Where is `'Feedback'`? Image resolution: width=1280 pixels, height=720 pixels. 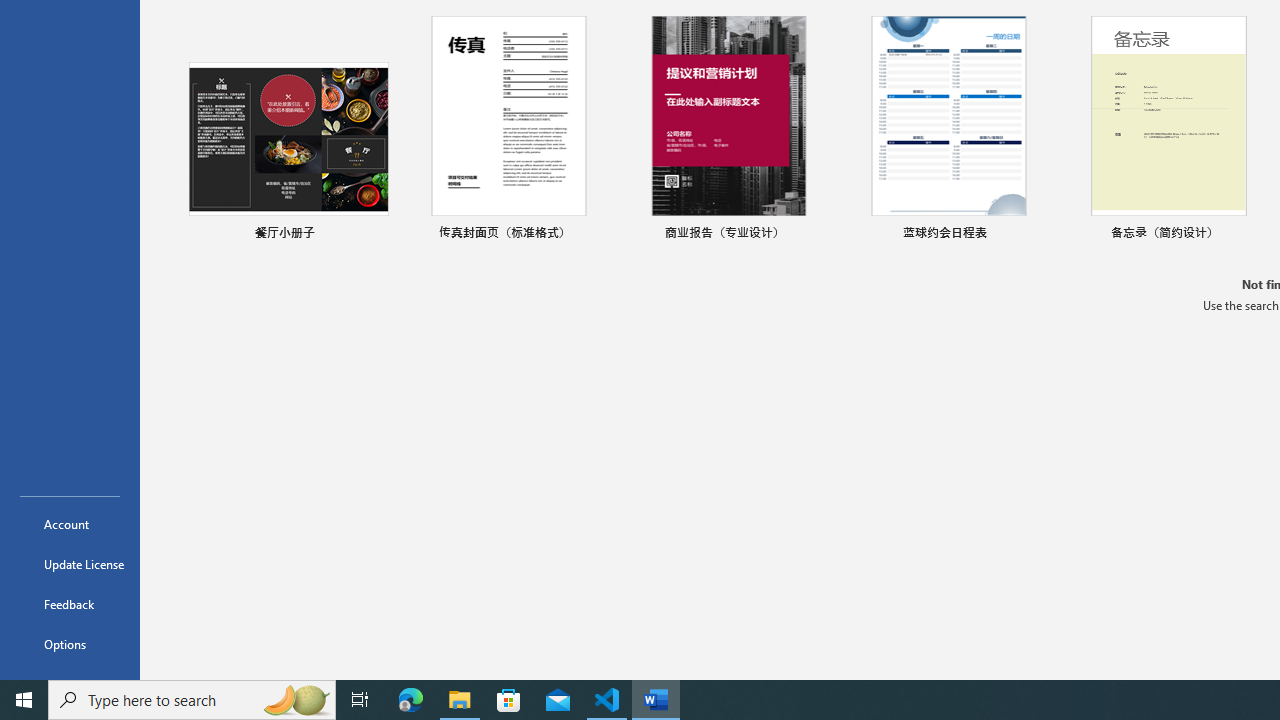
'Feedback' is located at coordinates (69, 603).